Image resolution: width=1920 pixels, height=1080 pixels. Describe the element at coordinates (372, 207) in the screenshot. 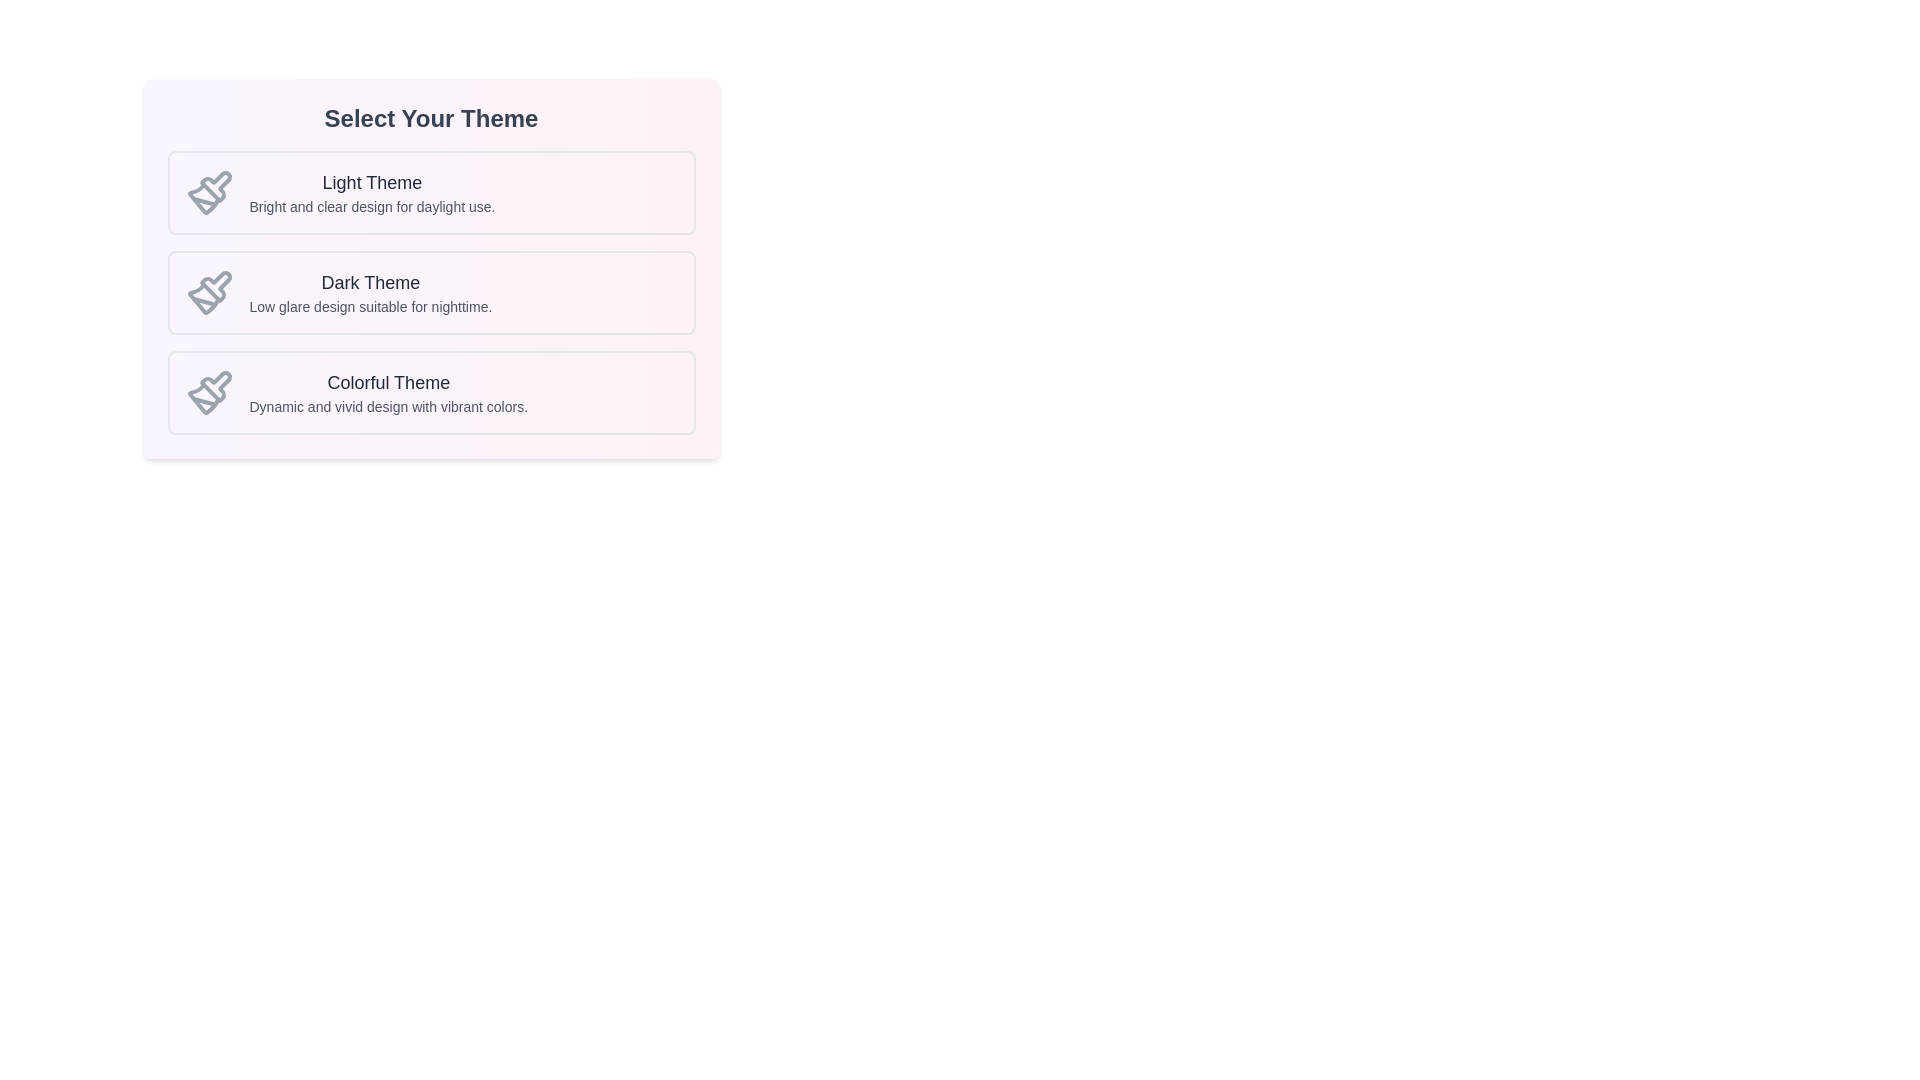

I see `the descriptive text block located directly underneath the 'Light Theme' title in the theme selection interface to use the information for decision-making` at that location.